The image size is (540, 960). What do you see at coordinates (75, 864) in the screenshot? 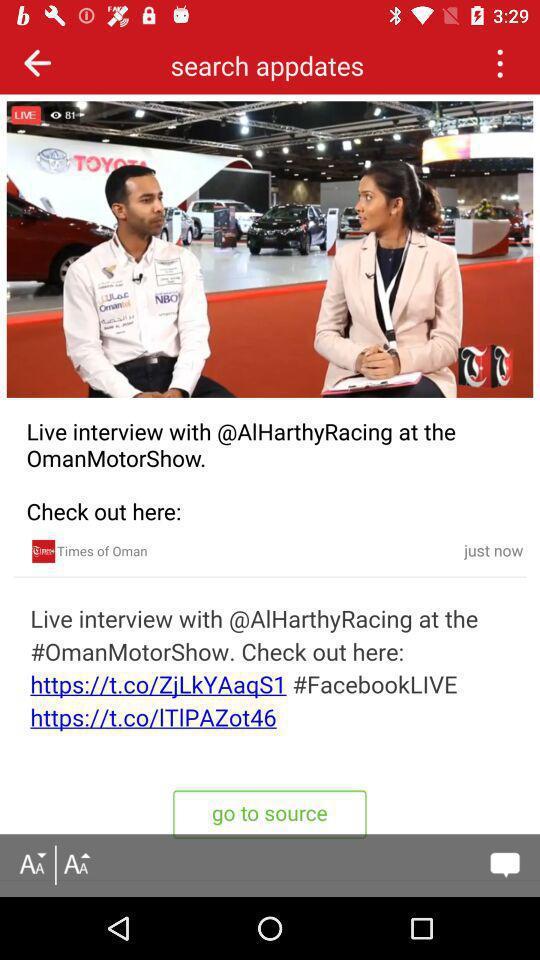
I see `the increase font size` at bounding box center [75, 864].